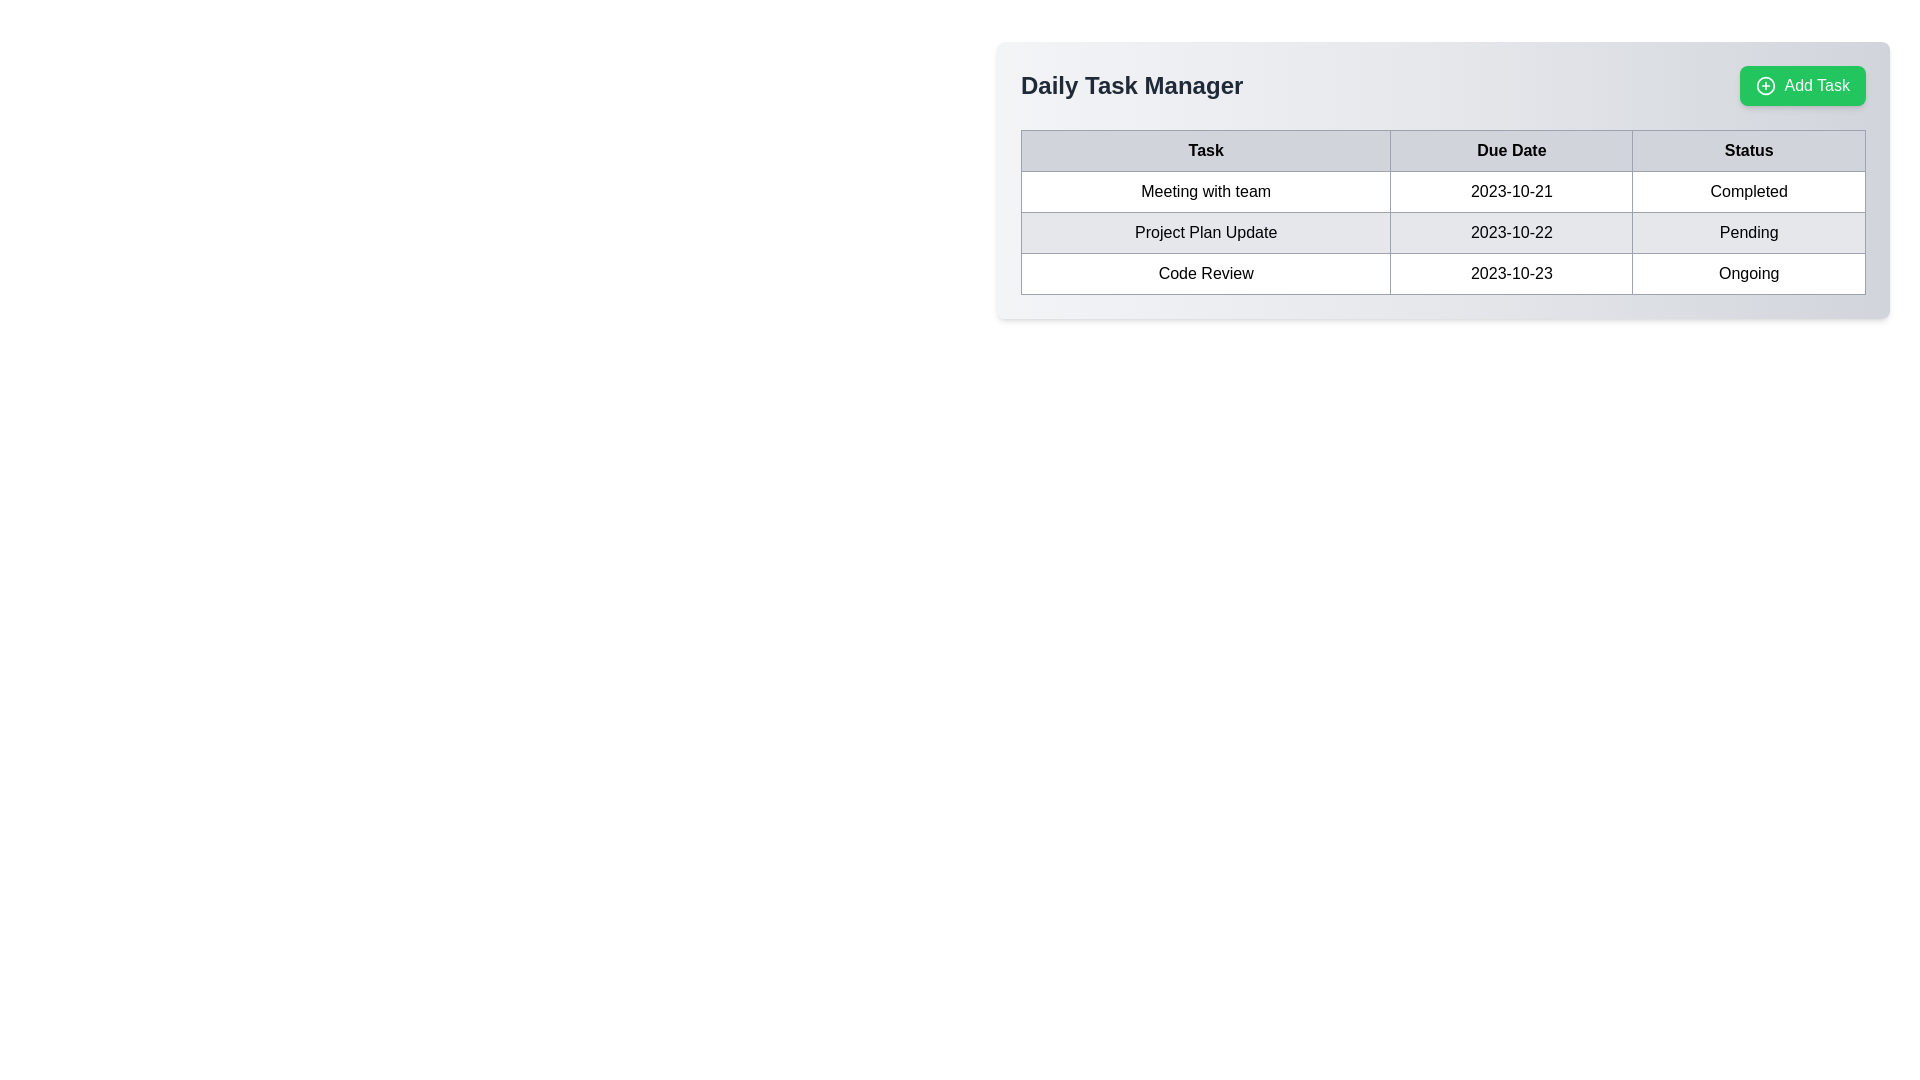  Describe the element at coordinates (1443, 180) in the screenshot. I see `the first row of the 'Daily Task Manager' table, which contains the task 'Meeting with team'` at that location.